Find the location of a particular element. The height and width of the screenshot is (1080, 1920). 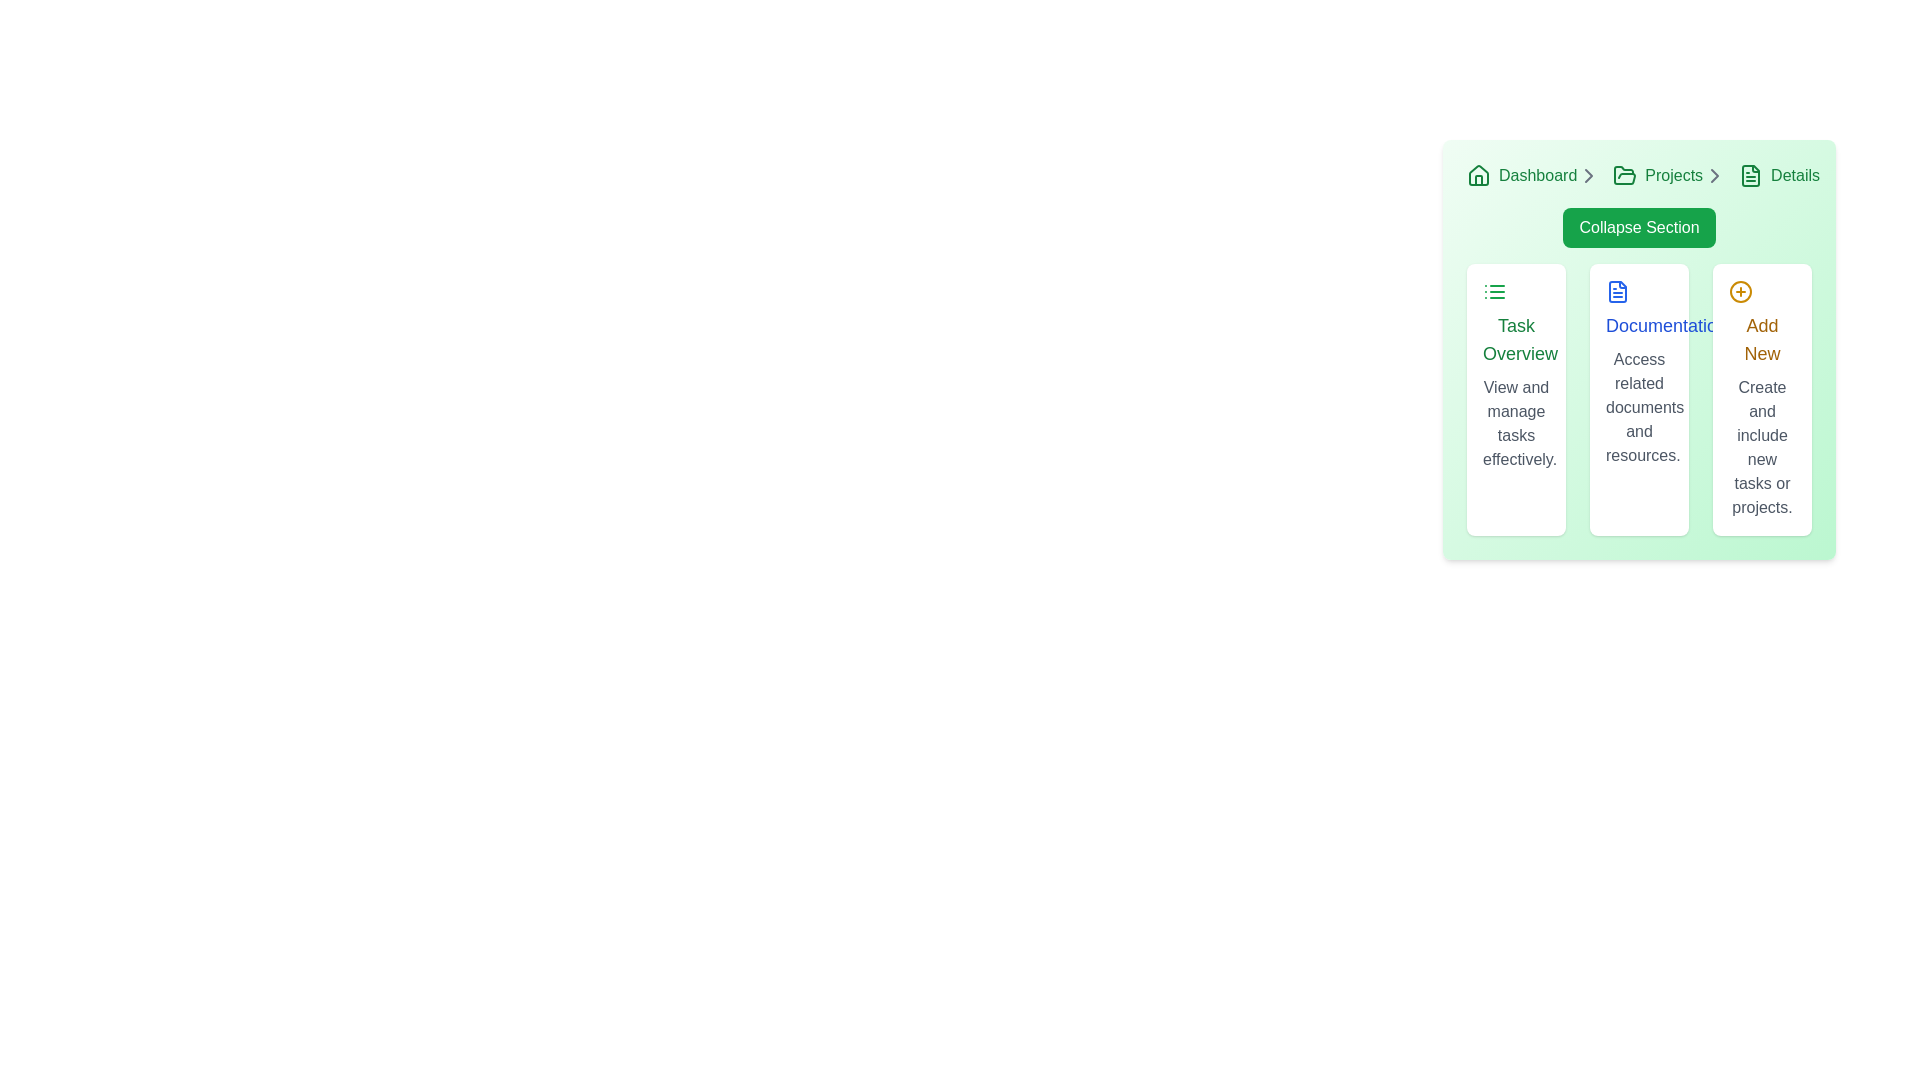

the yellow circular outline of the '+' icon located in the 'Add New' section, which is the last card in a right-aligned row of three cards is located at coordinates (1740, 292).